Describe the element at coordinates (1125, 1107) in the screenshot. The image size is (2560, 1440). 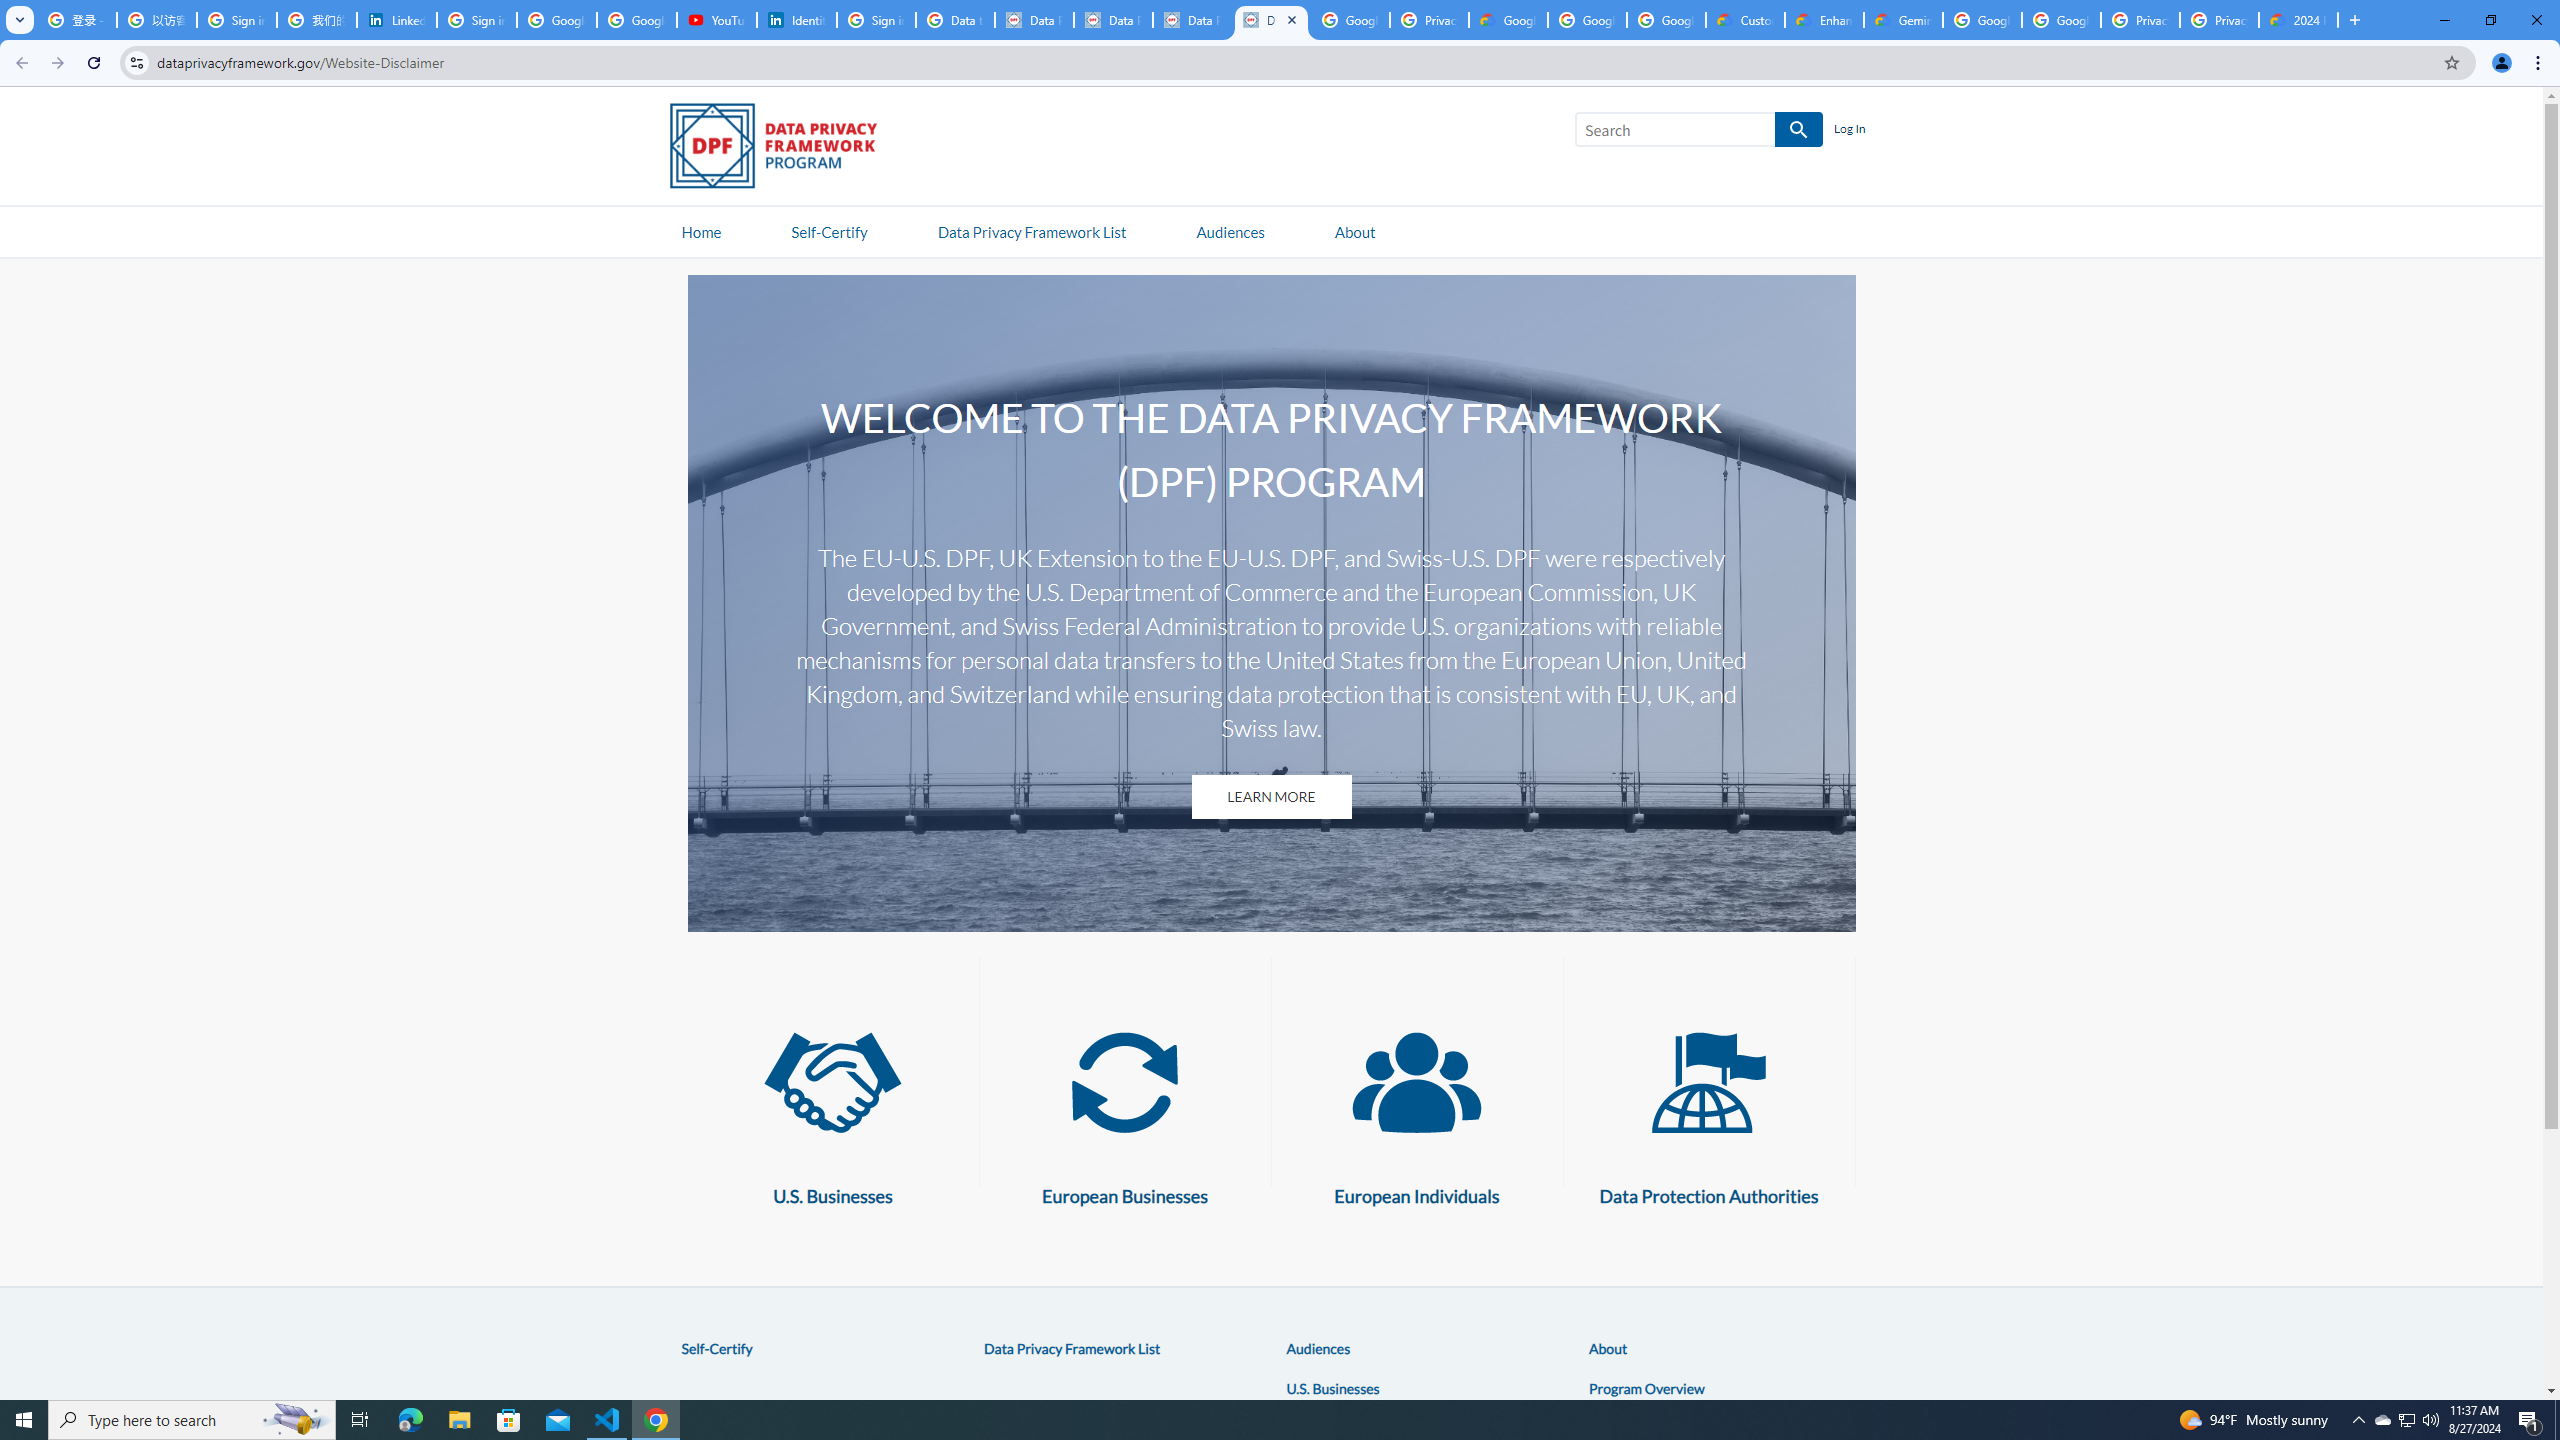
I see `'European Businesses European Businesses'` at that location.